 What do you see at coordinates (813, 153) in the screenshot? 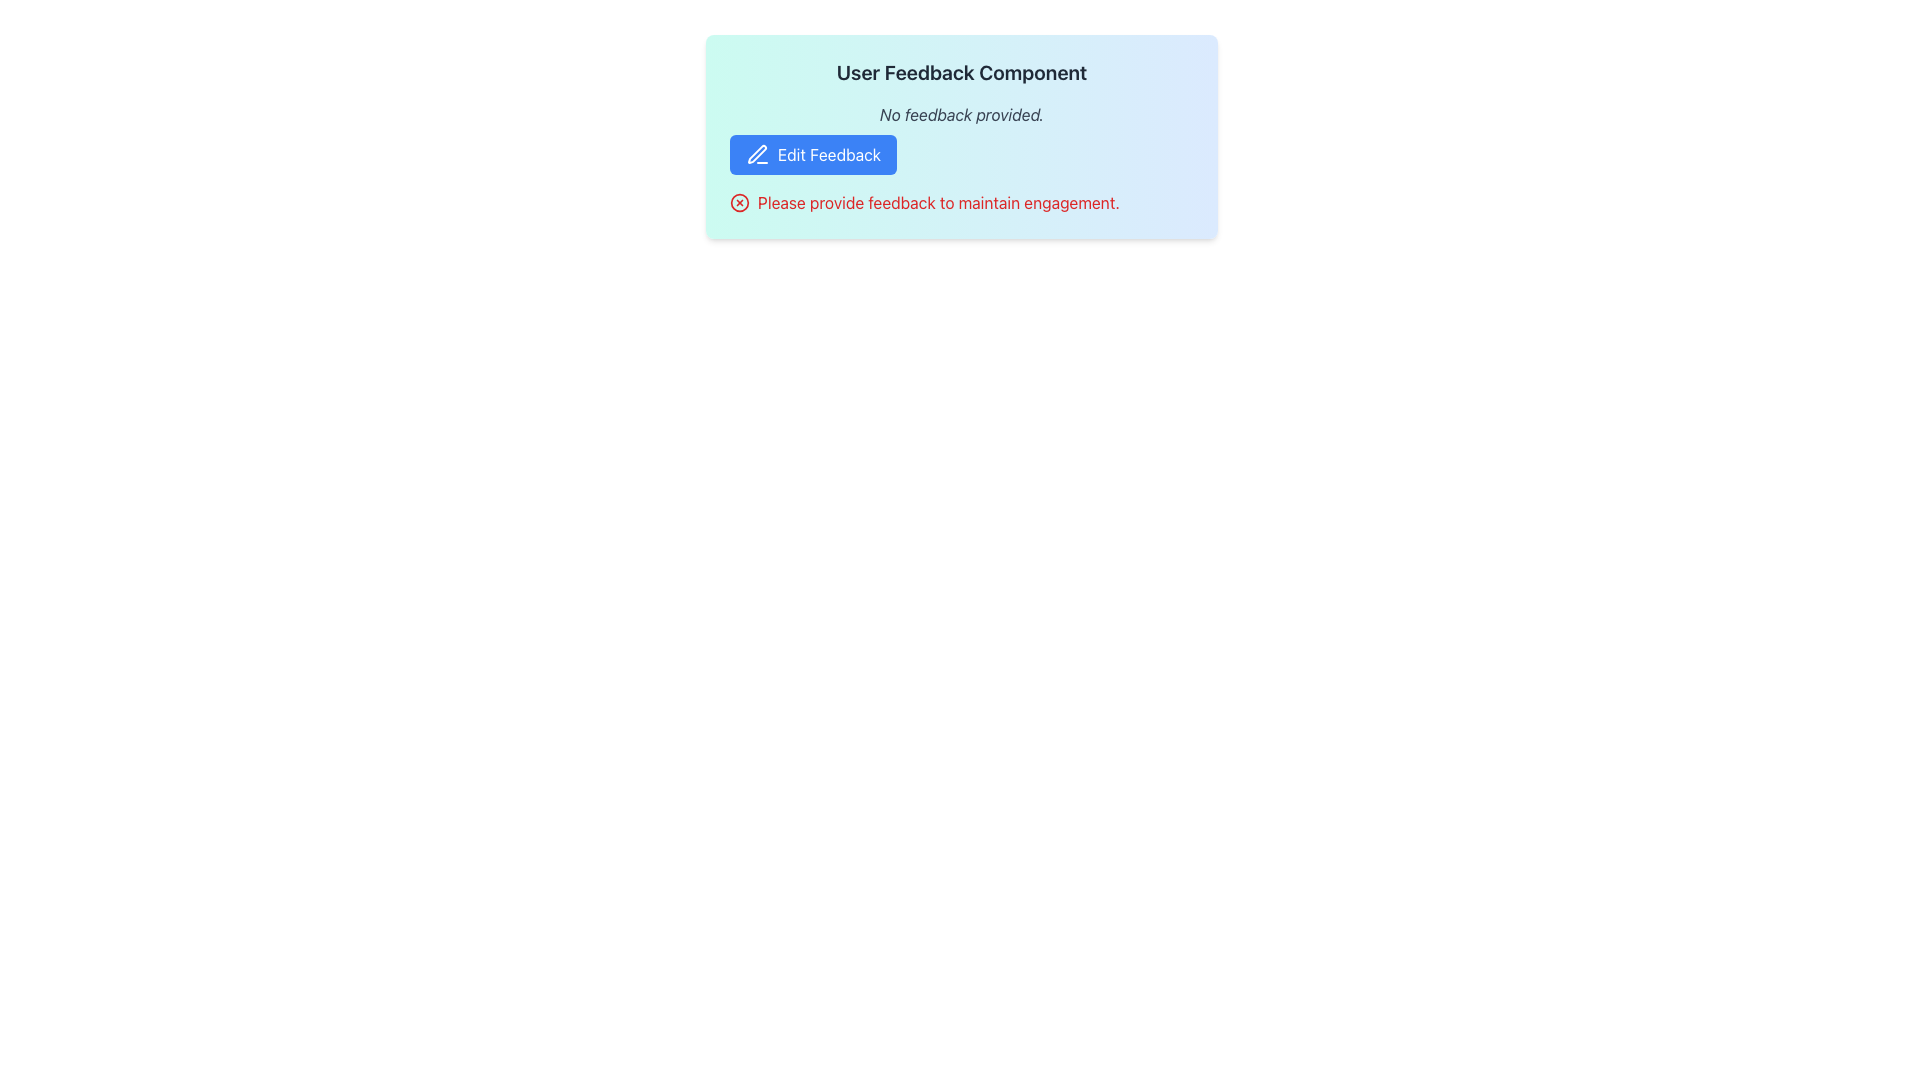
I see `the feedback edit button located below the 'No feedback provided.' text to observe the hover effect` at bounding box center [813, 153].